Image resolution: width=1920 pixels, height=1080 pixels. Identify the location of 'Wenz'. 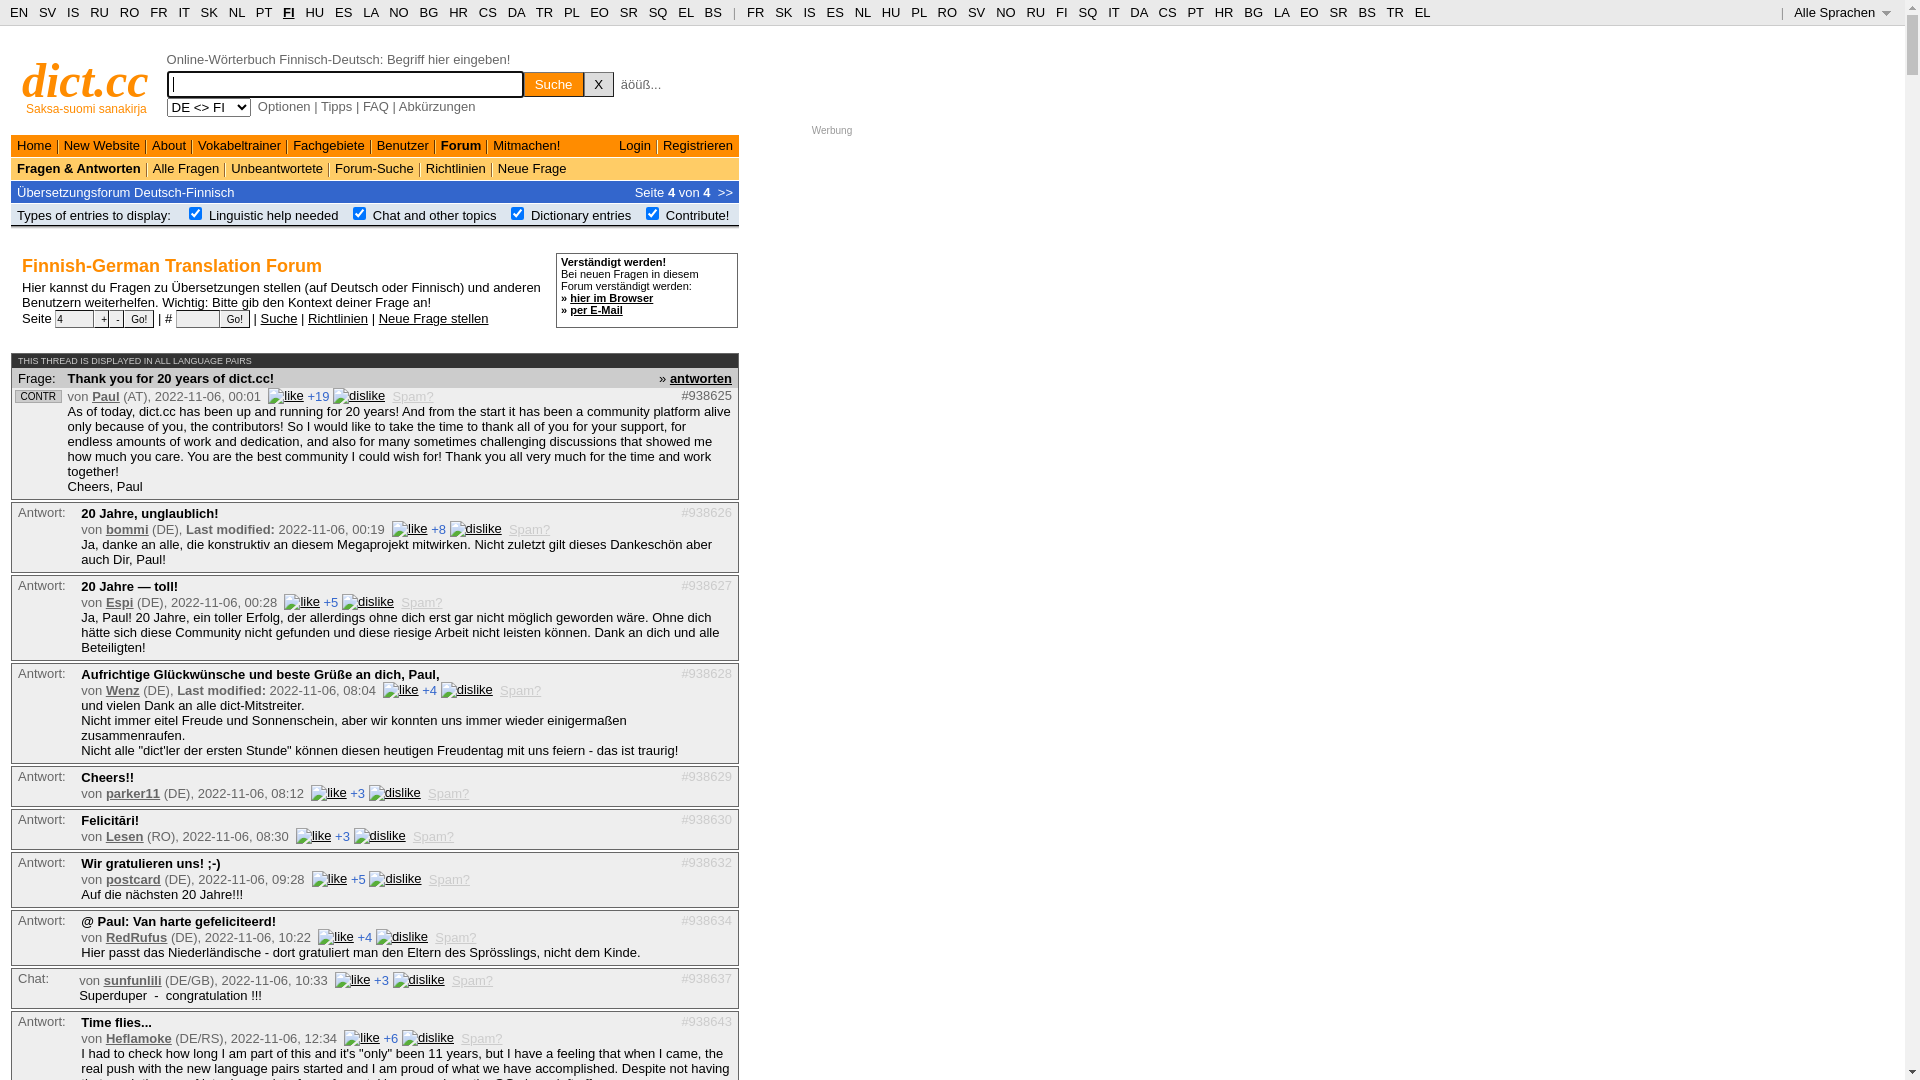
(122, 689).